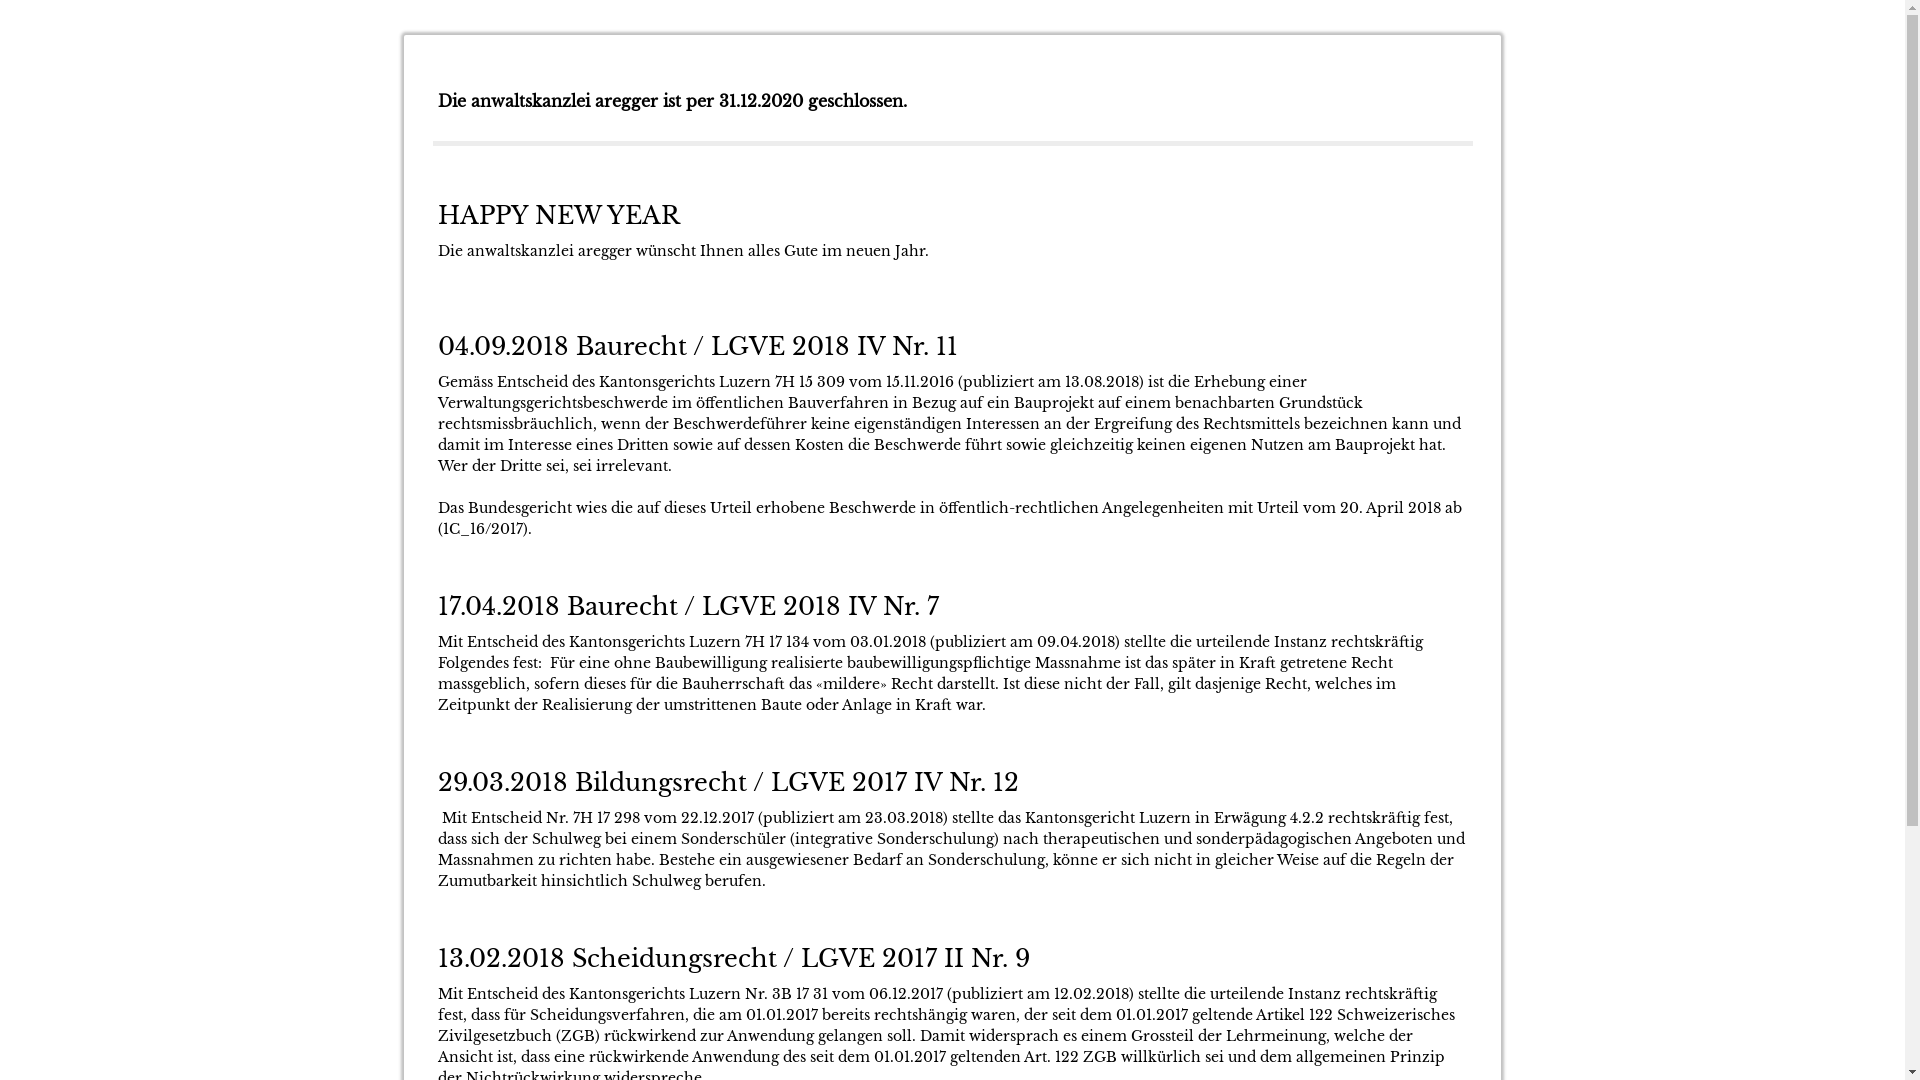 The image size is (1920, 1080). I want to click on 'Die anwaltskanzlei aregger ist per 31.12.2020 geschlossen.', so click(672, 101).